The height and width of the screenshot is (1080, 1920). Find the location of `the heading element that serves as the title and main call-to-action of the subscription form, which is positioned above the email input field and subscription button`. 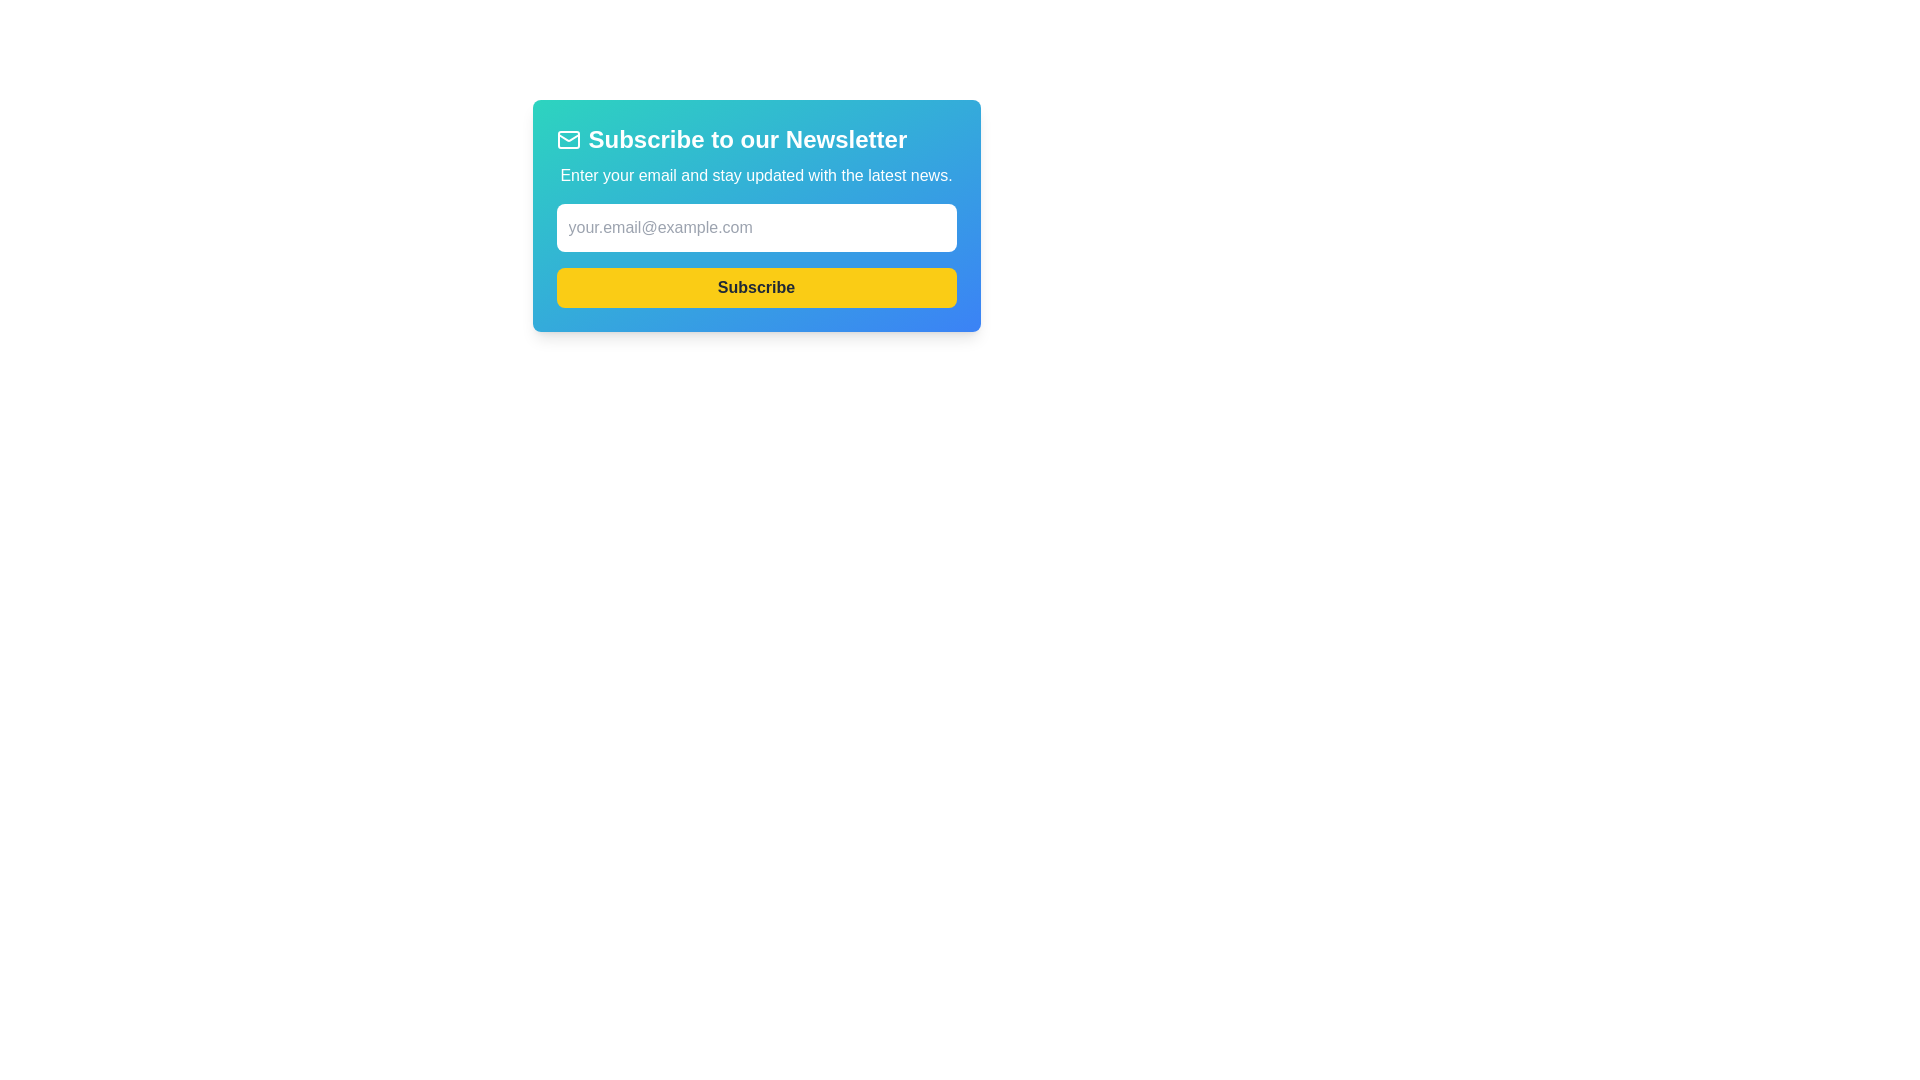

the heading element that serves as the title and main call-to-action of the subscription form, which is positioned above the email input field and subscription button is located at coordinates (755, 138).